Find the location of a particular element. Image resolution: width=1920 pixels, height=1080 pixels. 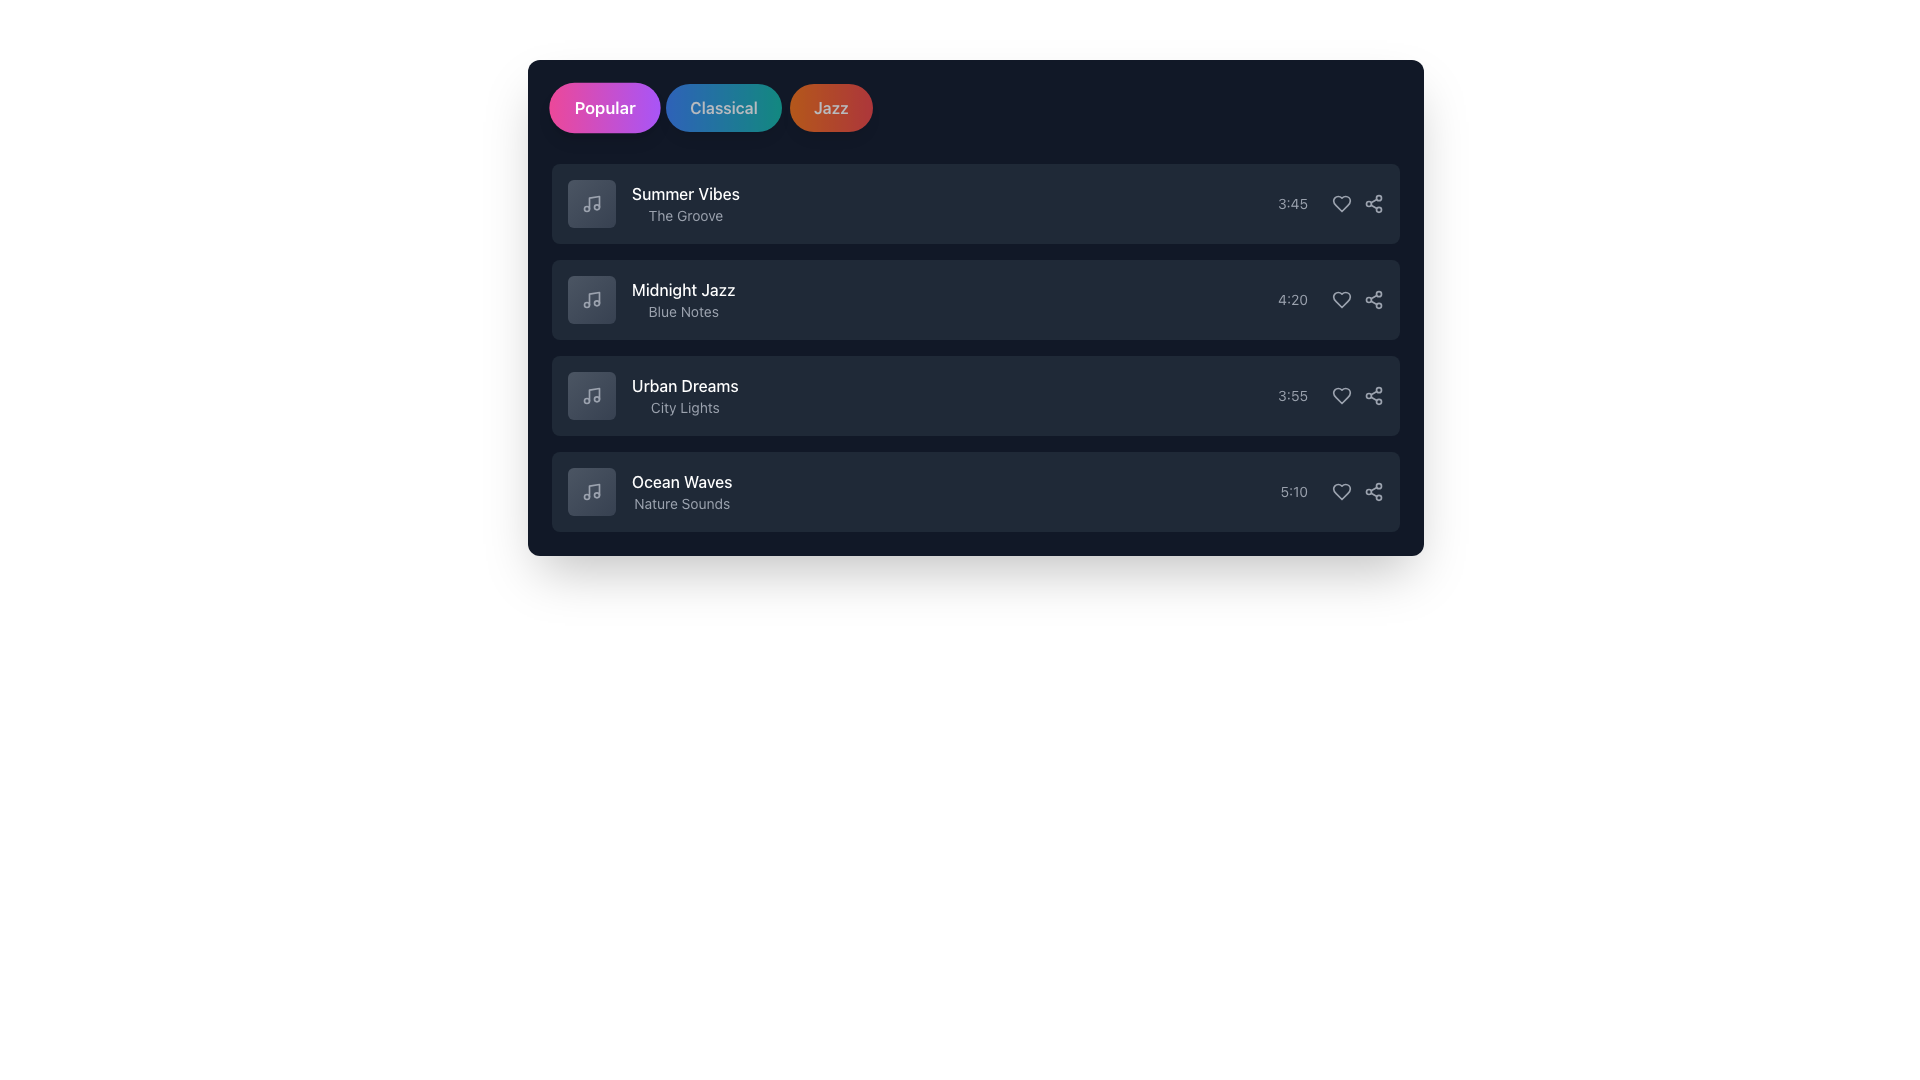

the rounded square icon with a gradient background and a white music note, located is located at coordinates (590, 396).